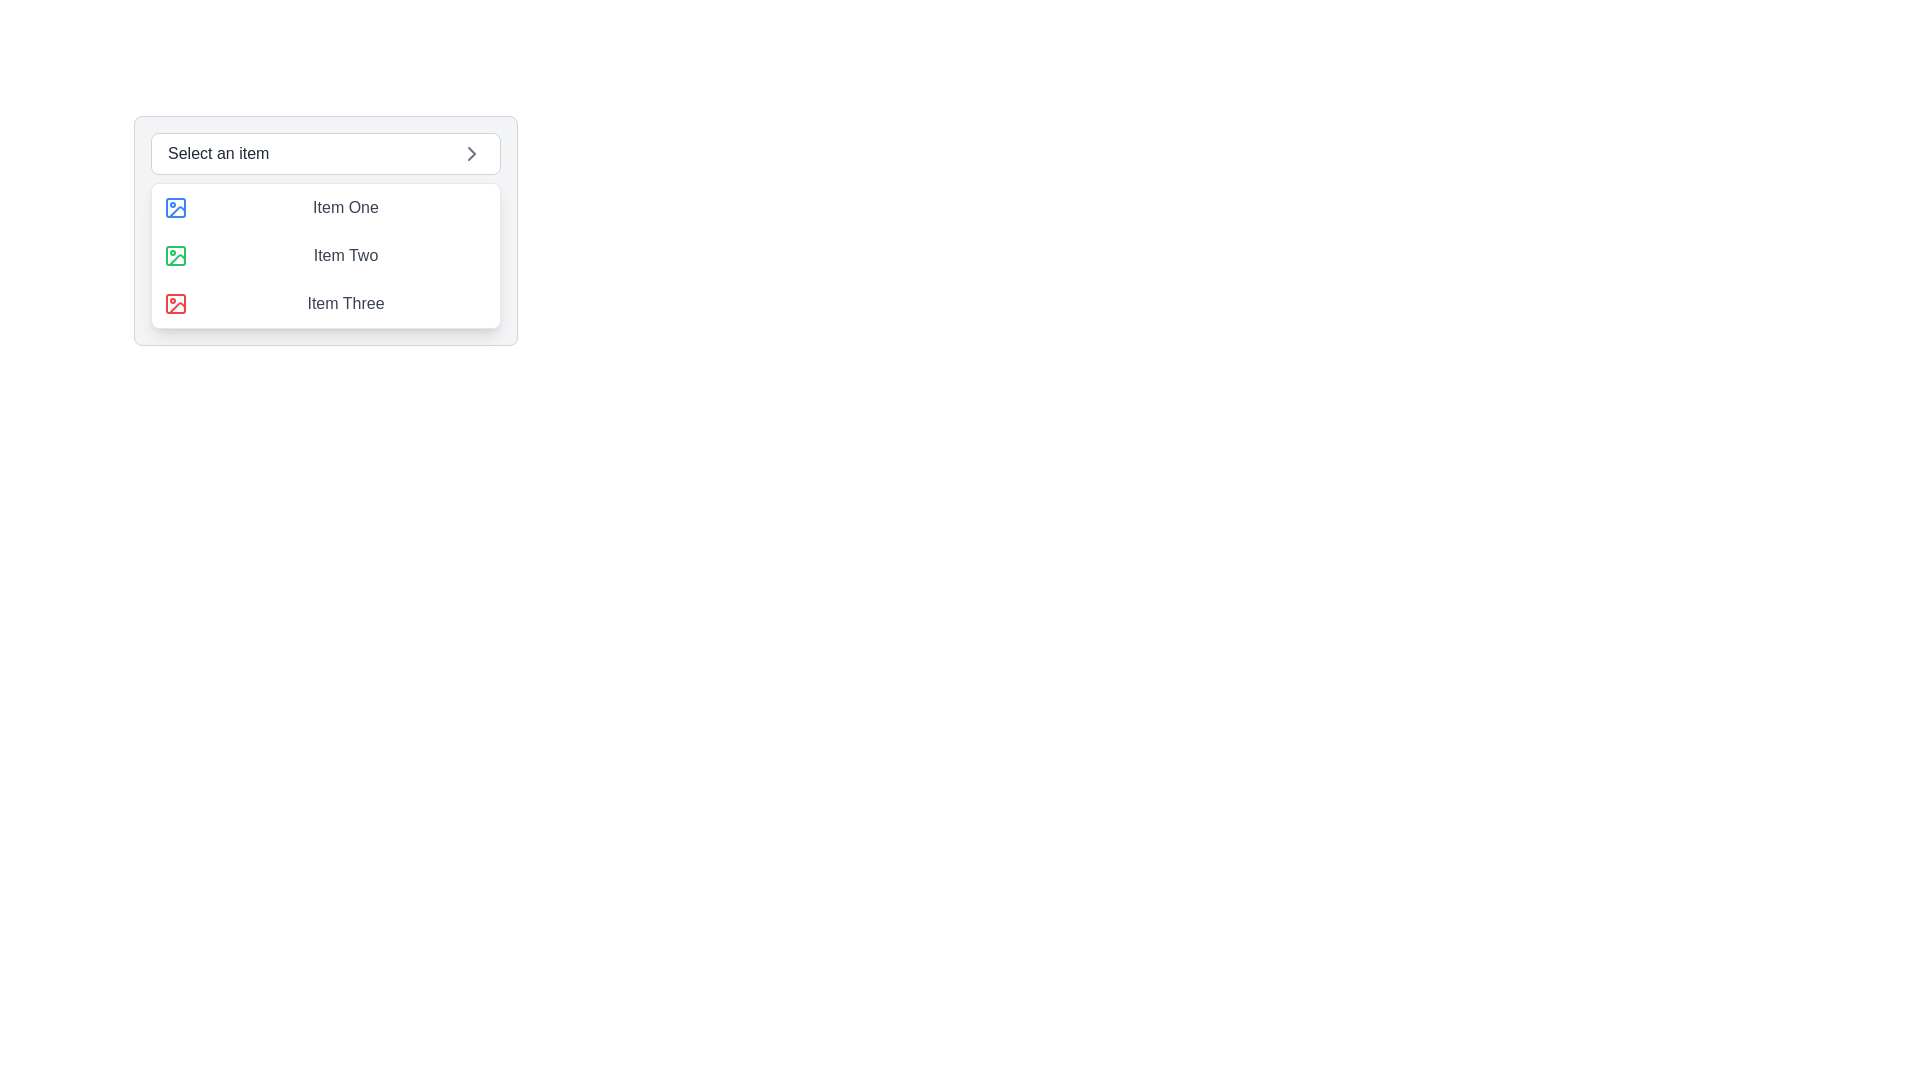 The image size is (1920, 1080). What do you see at coordinates (176, 208) in the screenshot?
I see `the icon representing 'Item One' in the dropdown list, which is positioned to the left of the text 'Item One'` at bounding box center [176, 208].